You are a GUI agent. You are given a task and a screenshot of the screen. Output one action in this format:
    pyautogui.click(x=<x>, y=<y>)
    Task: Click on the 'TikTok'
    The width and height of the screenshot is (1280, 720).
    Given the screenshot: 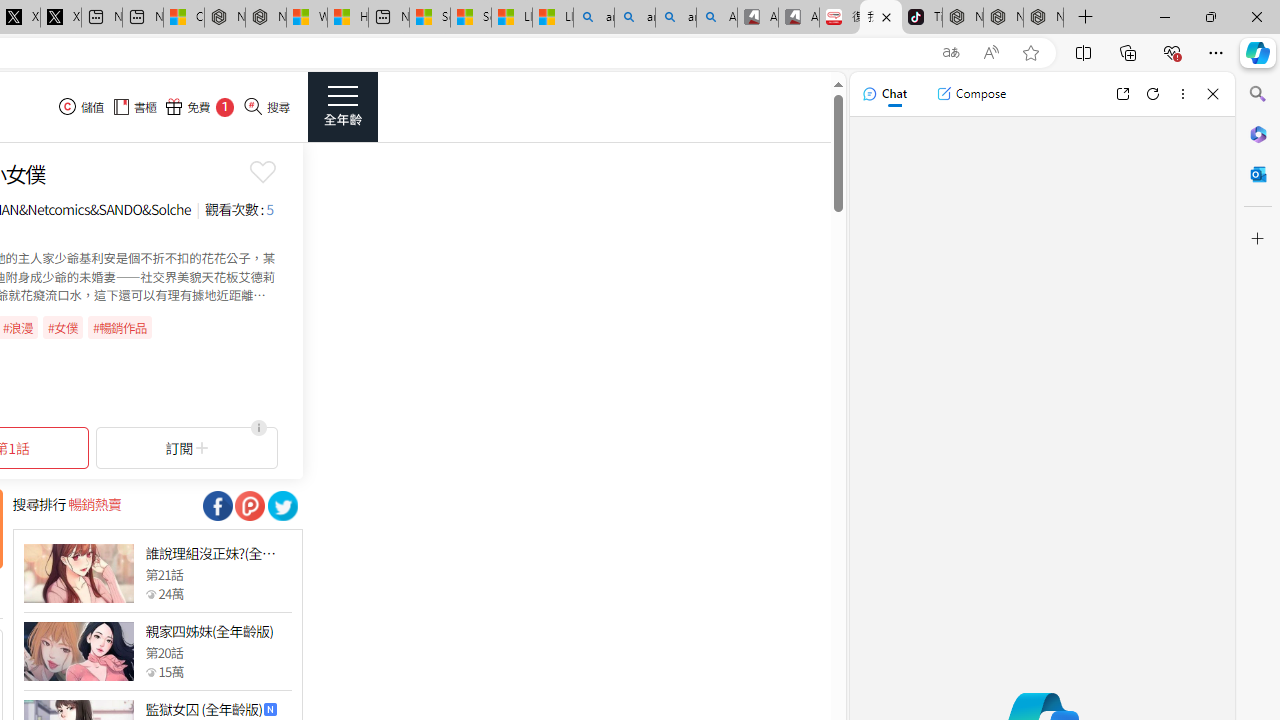 What is the action you would take?
    pyautogui.click(x=921, y=17)
    